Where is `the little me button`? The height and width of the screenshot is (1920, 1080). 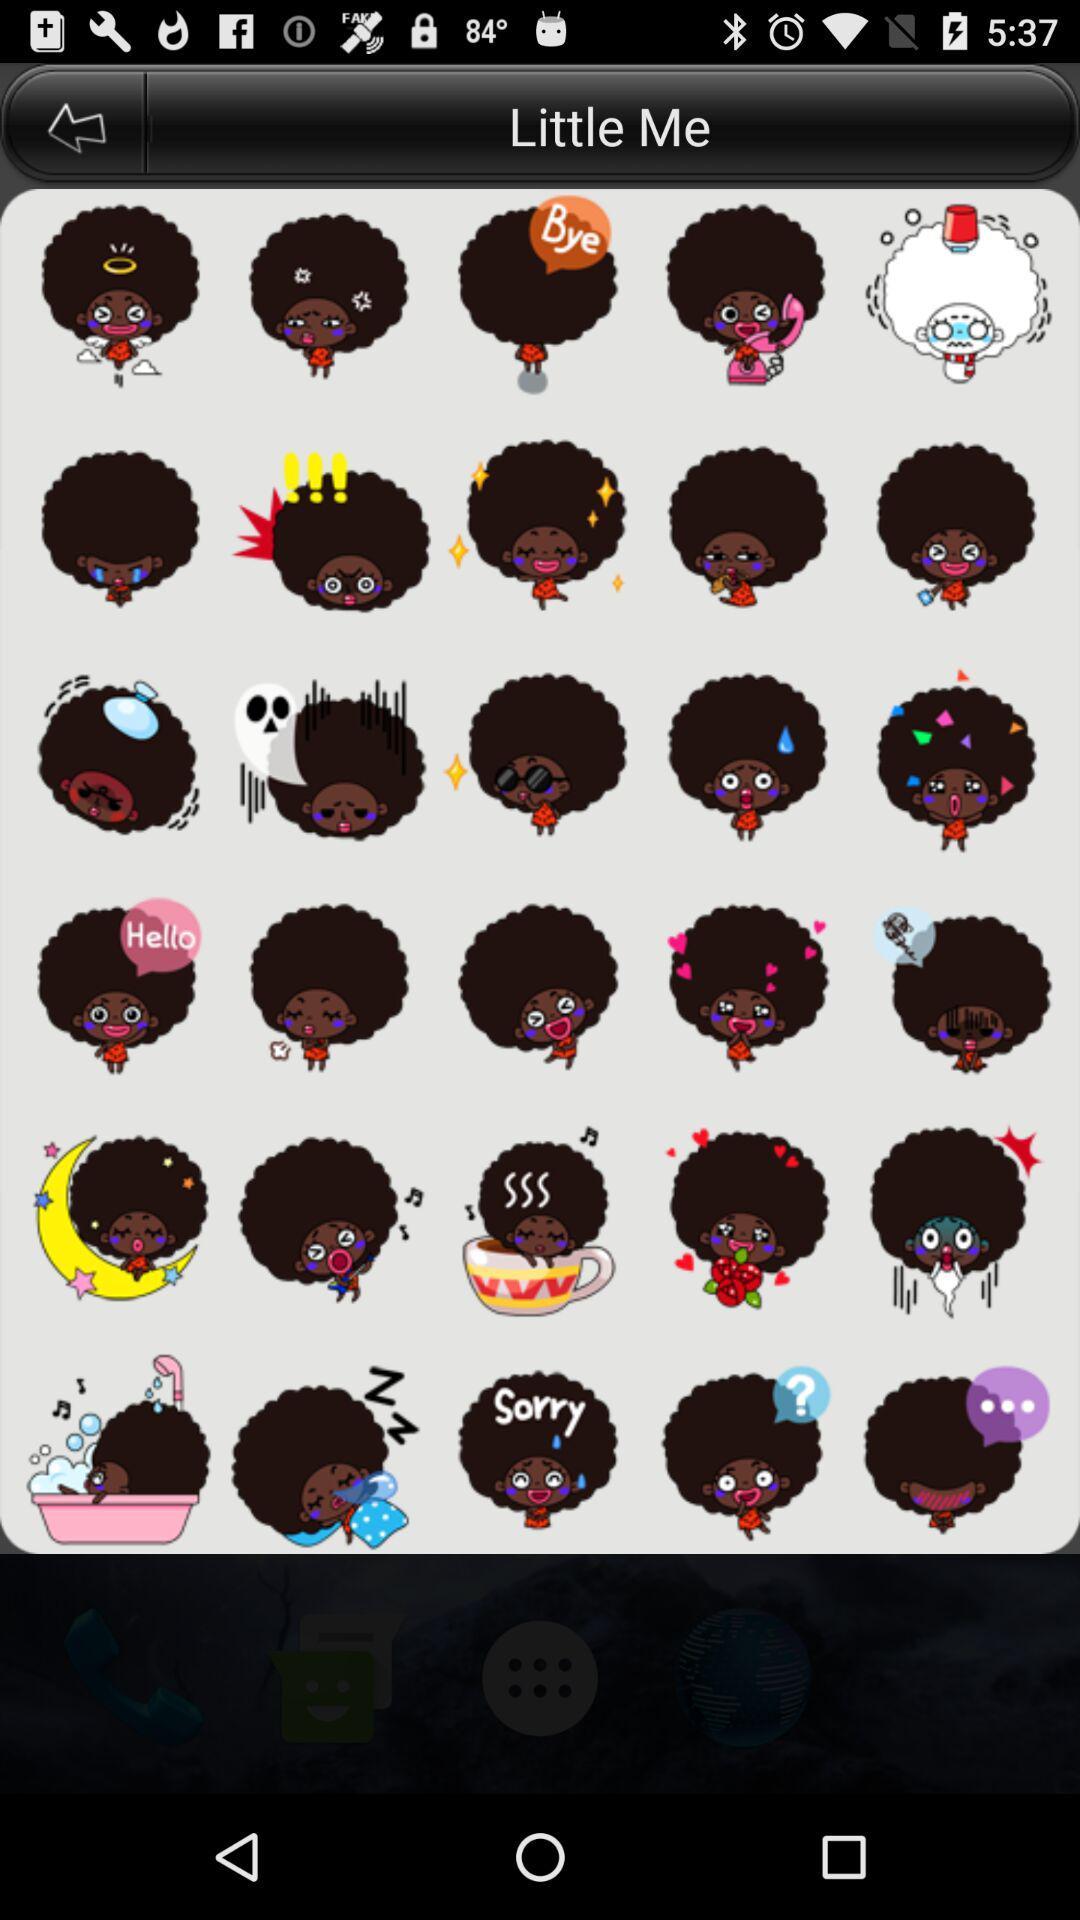
the little me button is located at coordinates (612, 124).